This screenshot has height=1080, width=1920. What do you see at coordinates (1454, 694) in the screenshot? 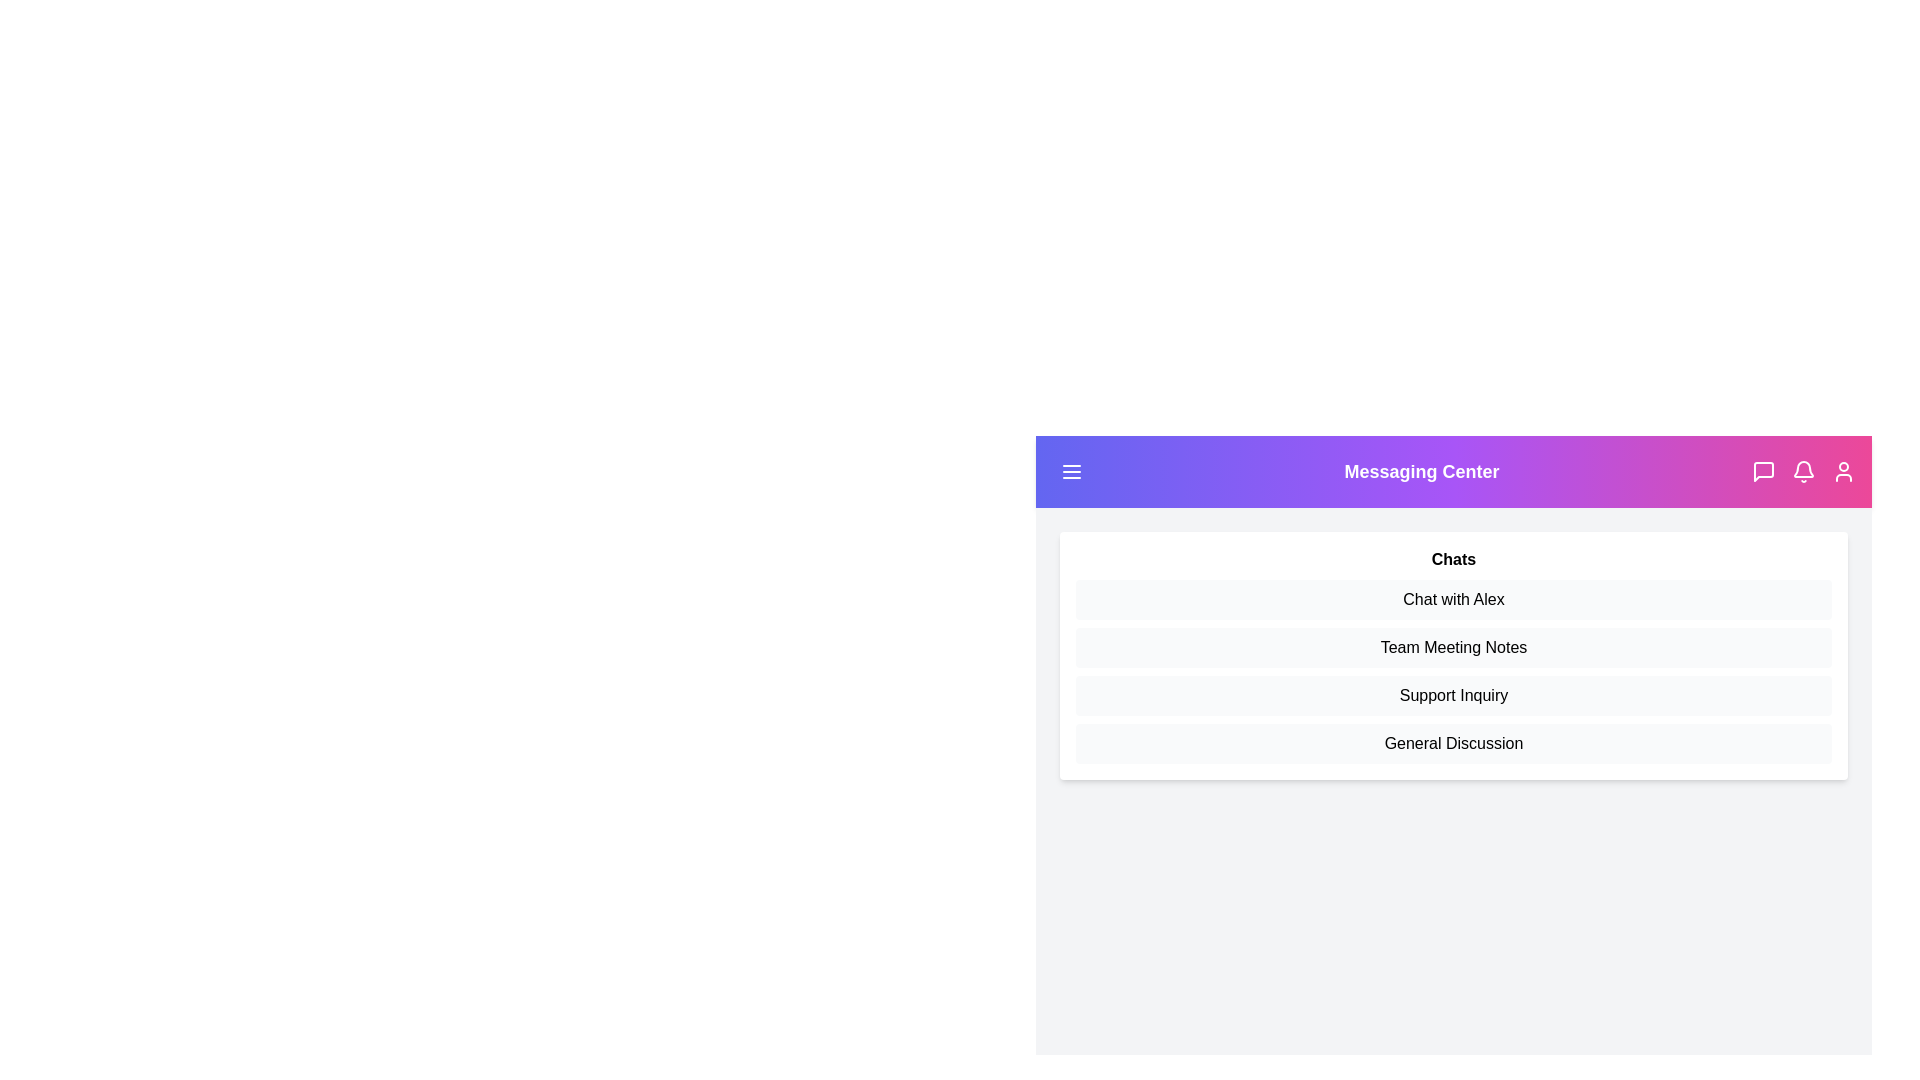
I see `the 'Support Inquiry' list item` at bounding box center [1454, 694].